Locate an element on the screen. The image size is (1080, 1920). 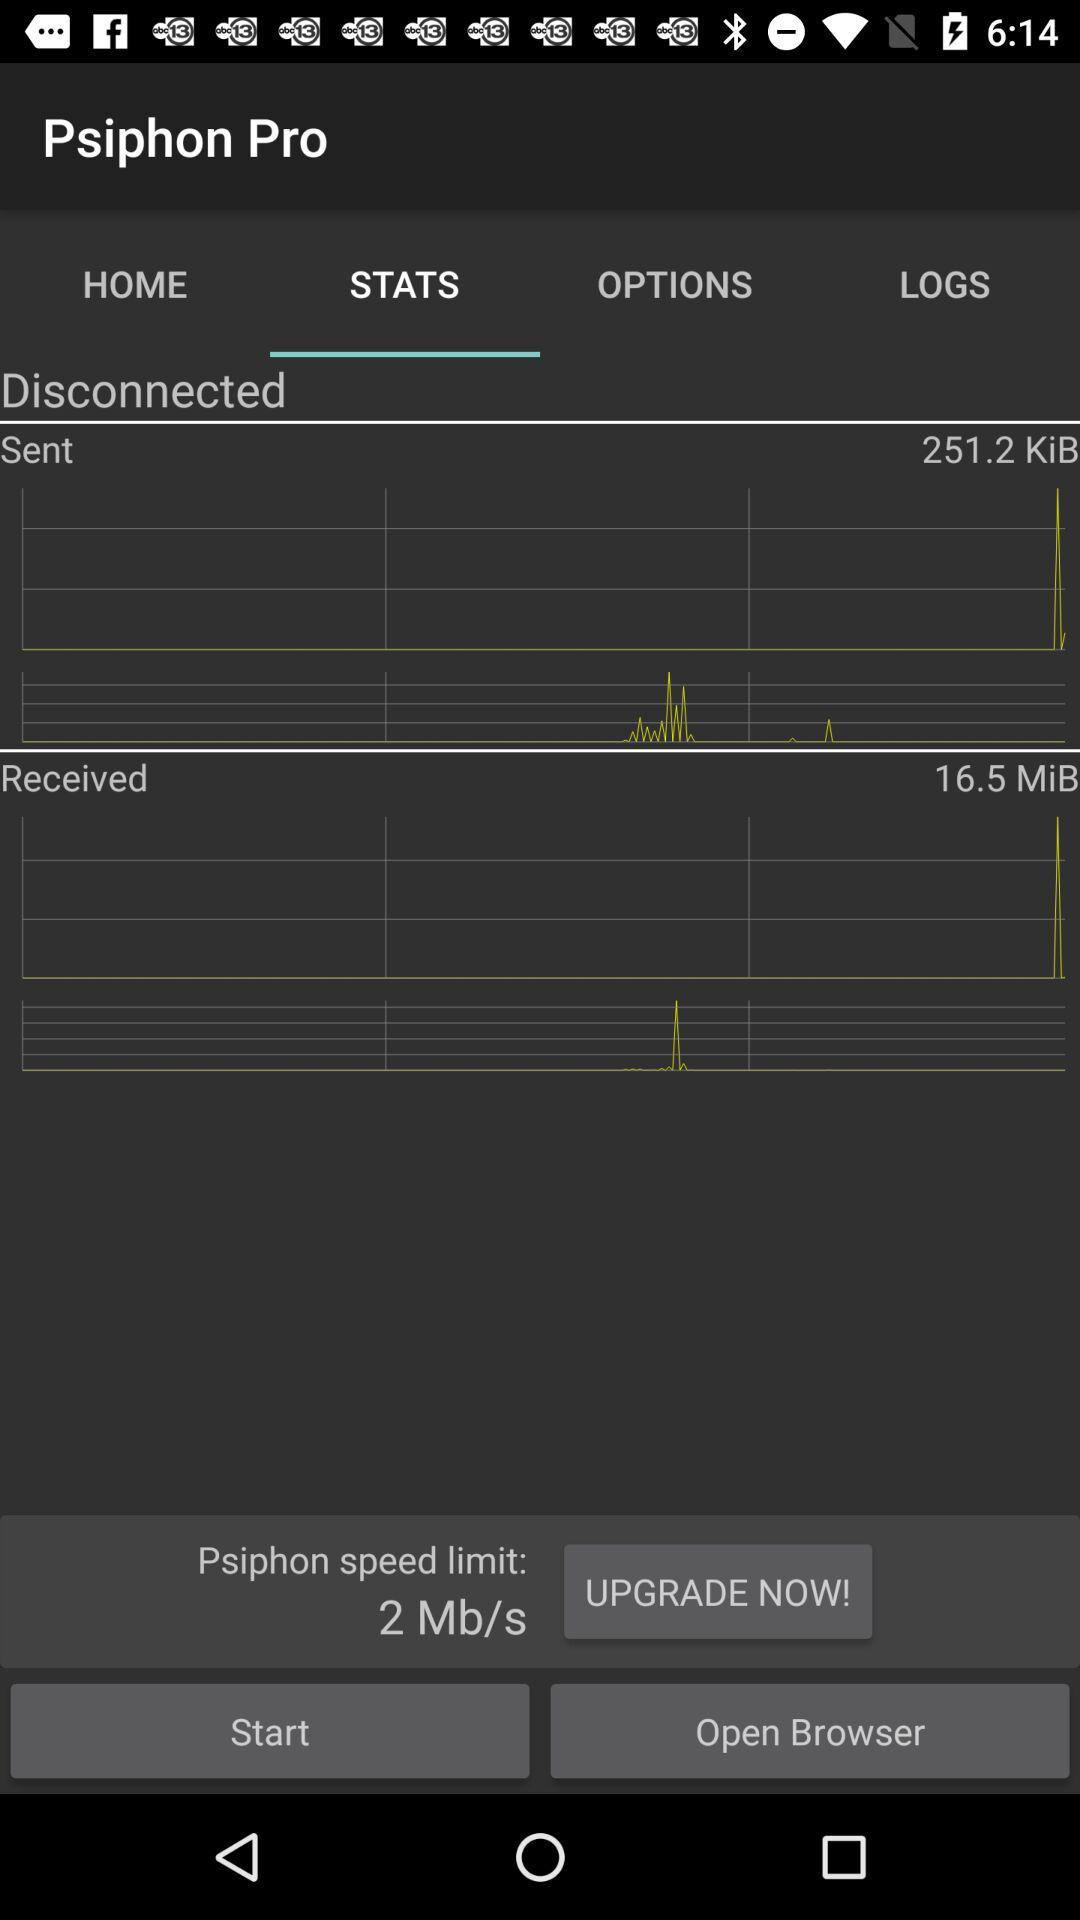
start is located at coordinates (270, 1730).